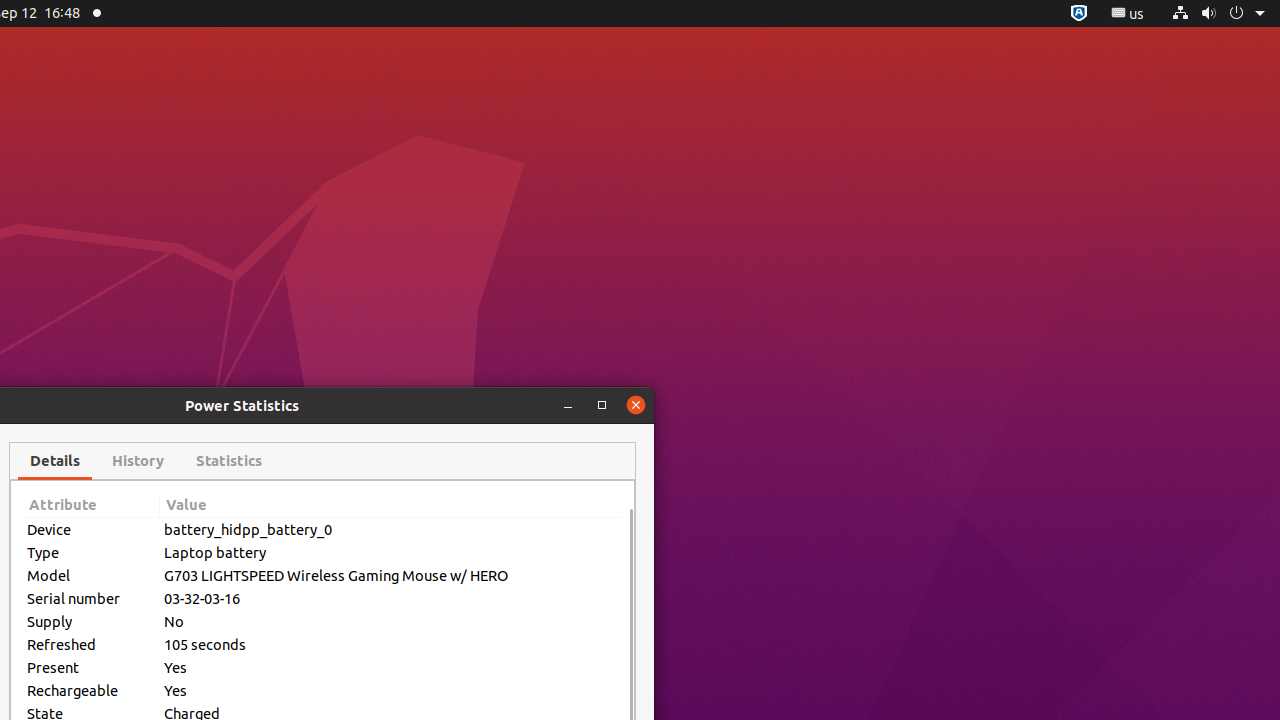 This screenshot has width=1280, height=720. I want to click on 'G703 LIGHTSPEED Wireless Gaming Mouse w/ HERO', so click(391, 575).